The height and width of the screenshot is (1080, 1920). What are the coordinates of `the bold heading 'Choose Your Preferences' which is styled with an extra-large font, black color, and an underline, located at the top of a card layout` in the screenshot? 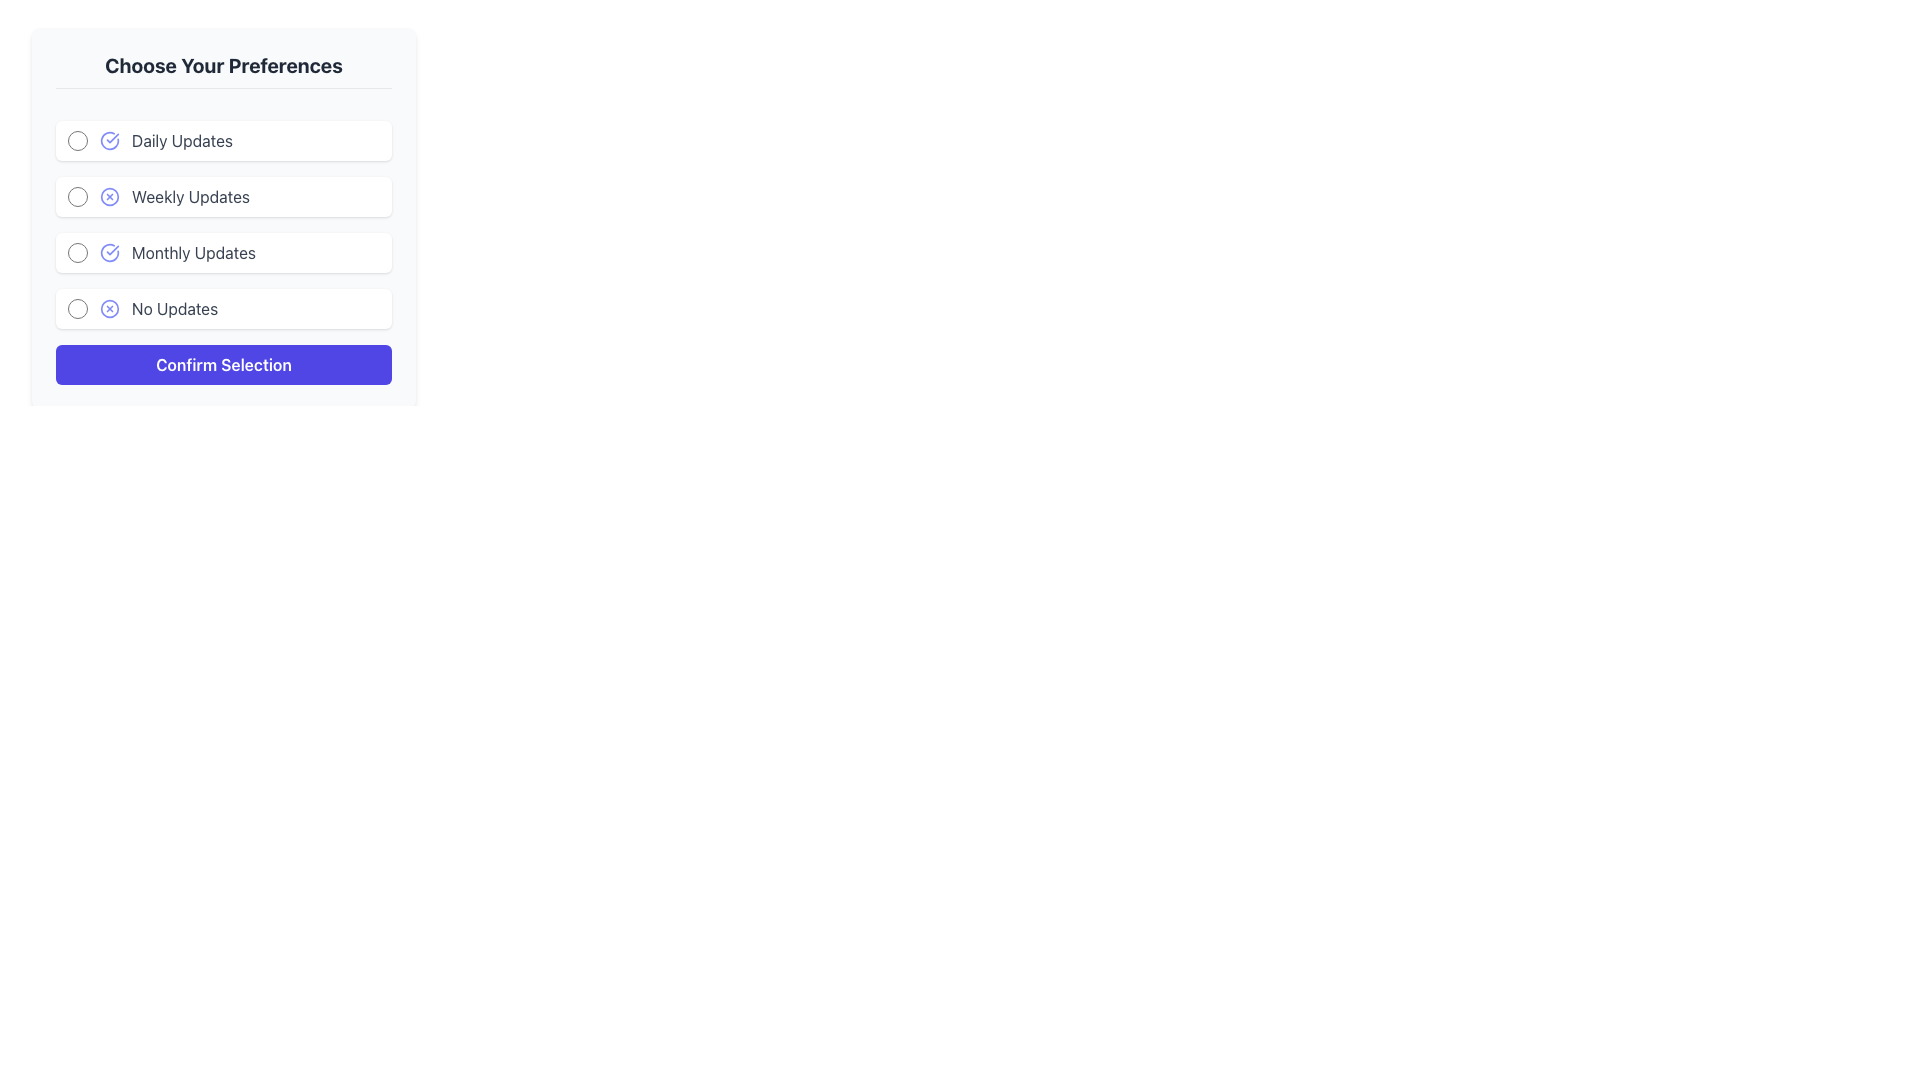 It's located at (224, 69).